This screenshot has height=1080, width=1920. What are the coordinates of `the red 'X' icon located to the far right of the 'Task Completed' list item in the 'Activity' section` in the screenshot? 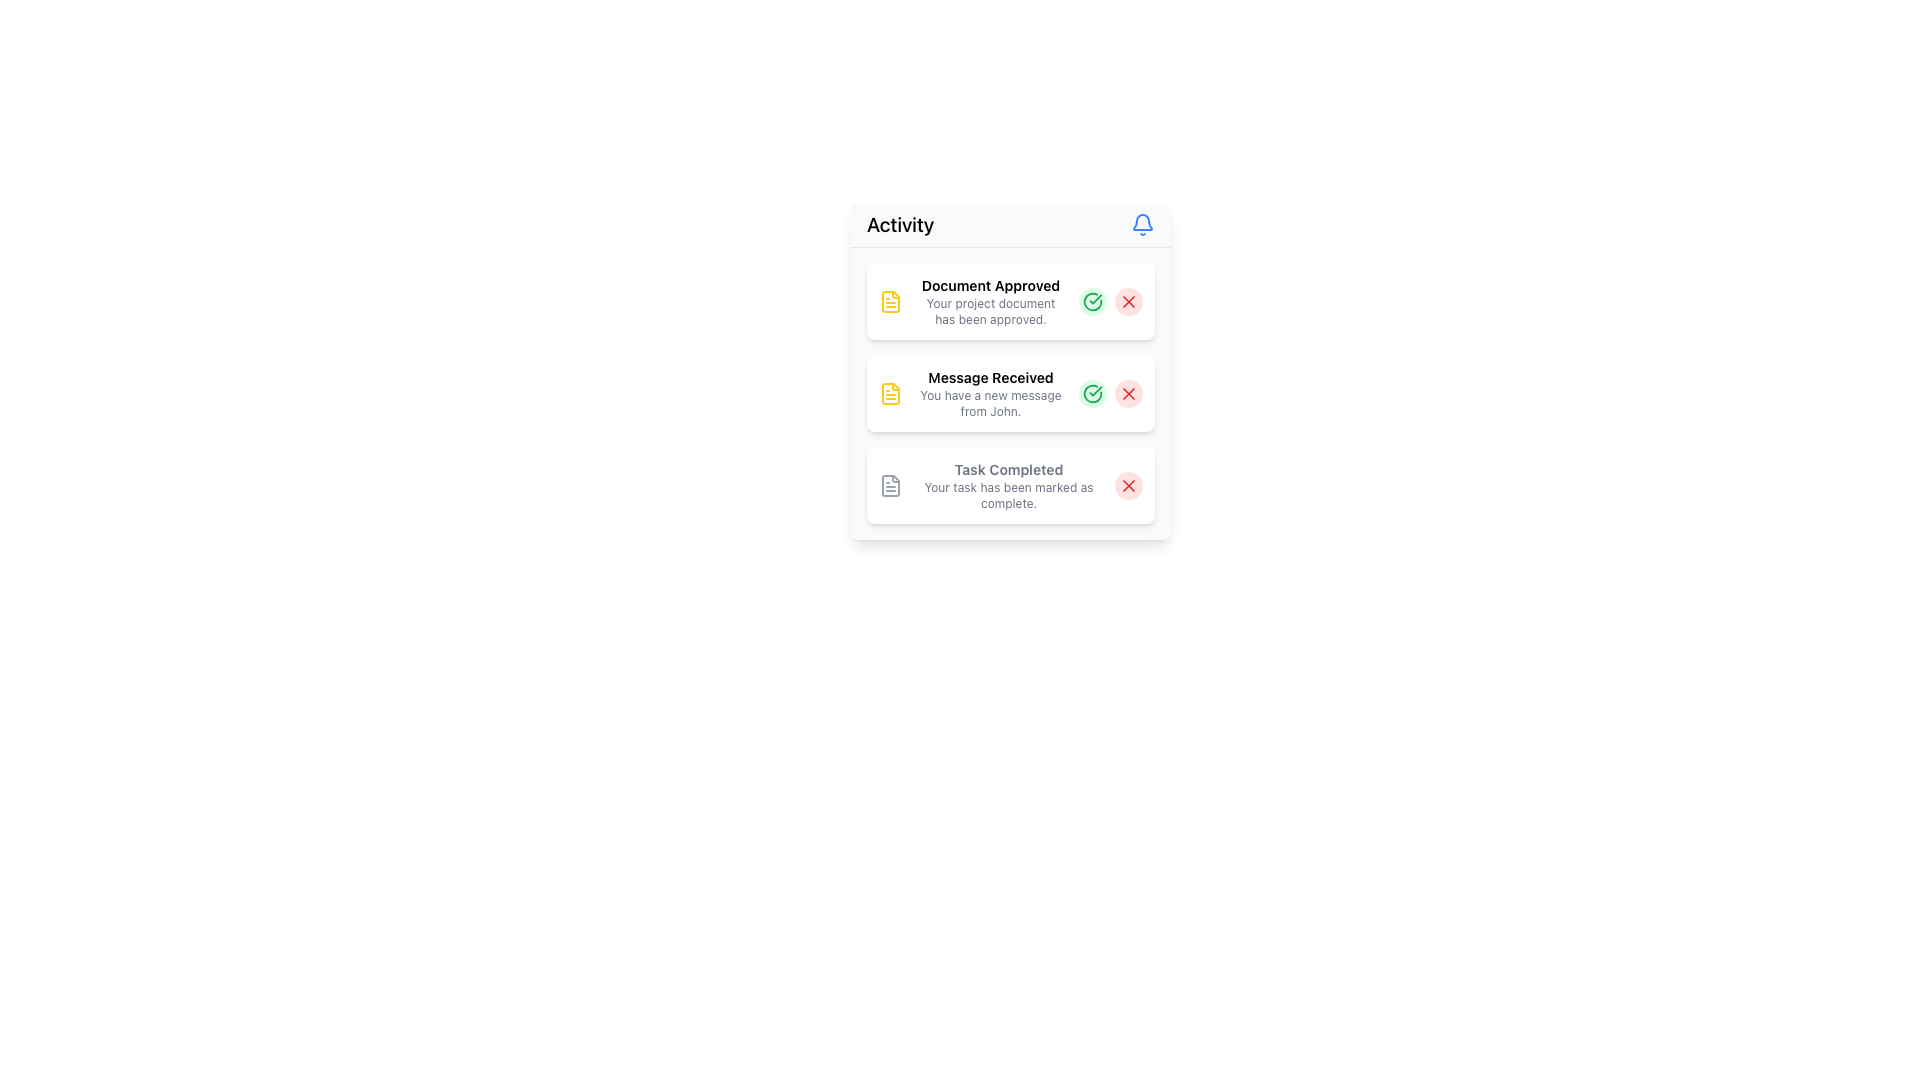 It's located at (1128, 486).